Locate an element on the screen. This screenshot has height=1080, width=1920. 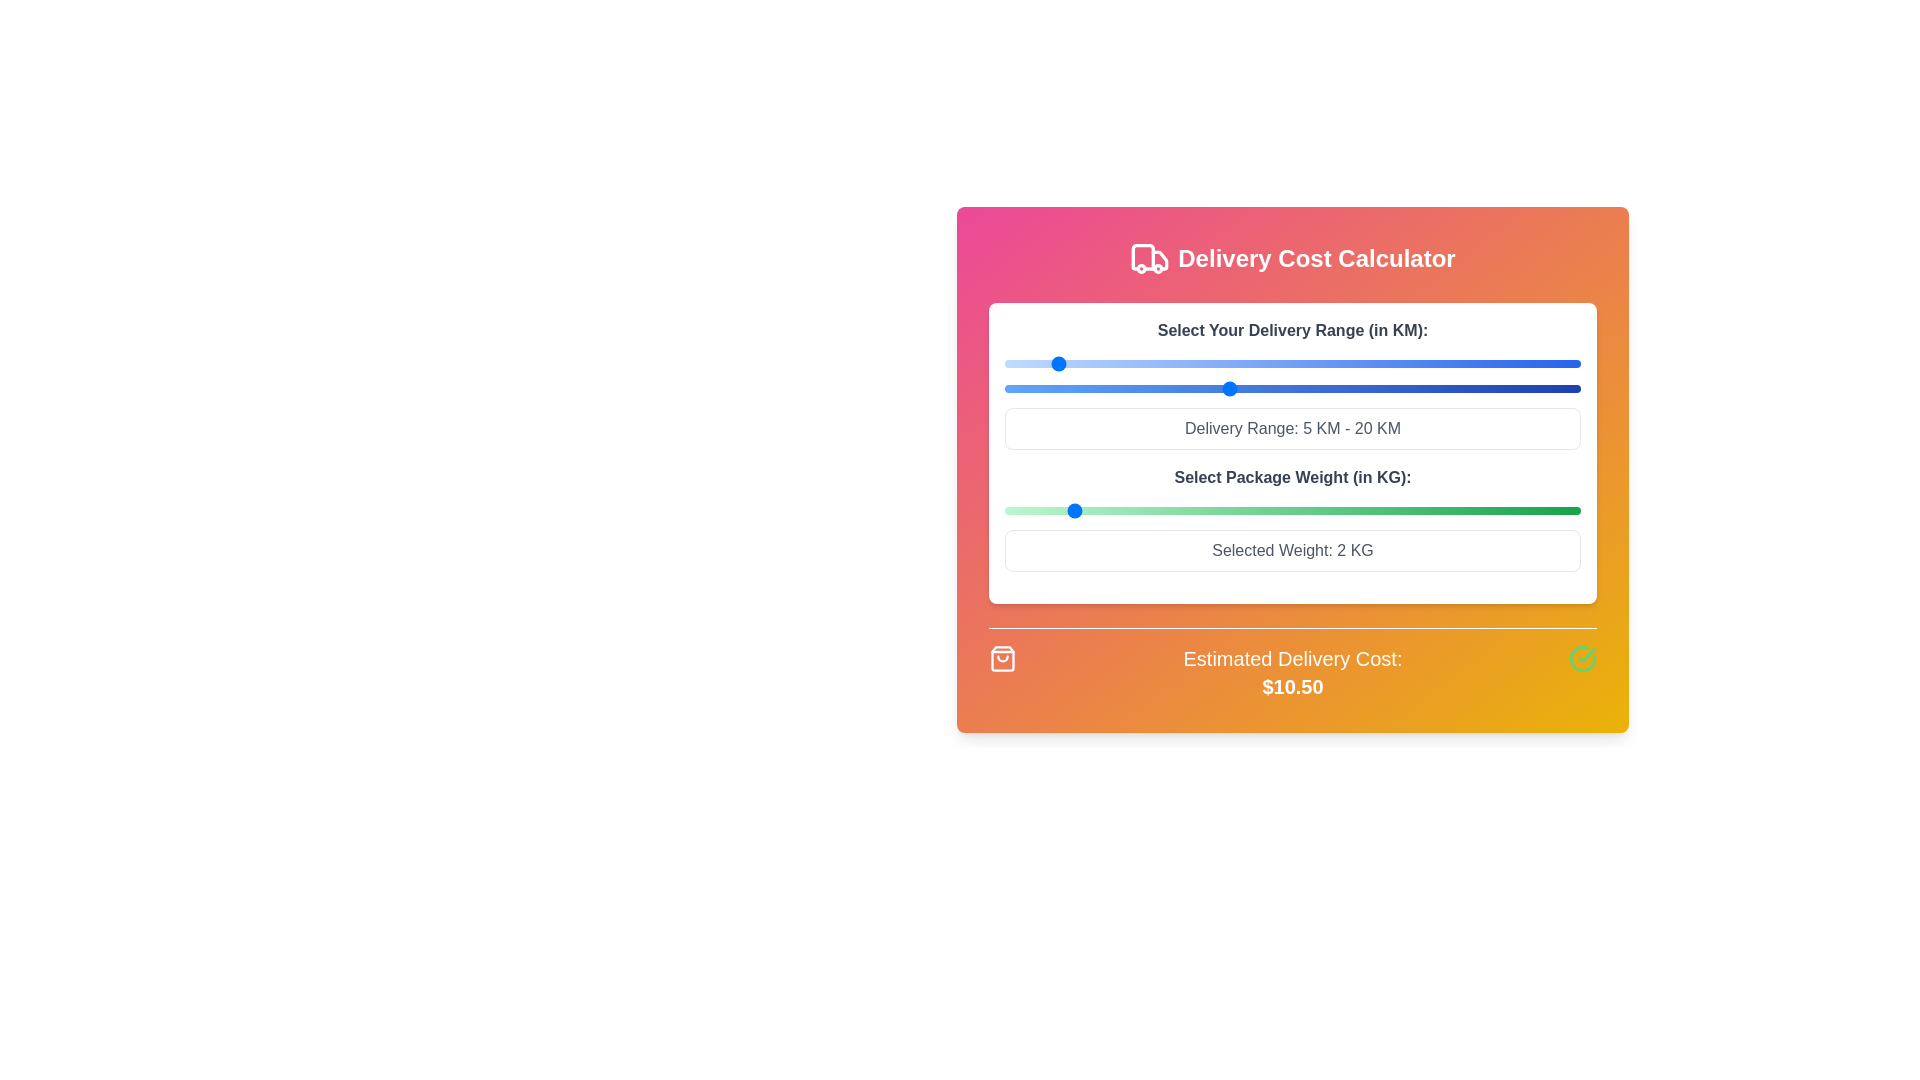
the shopping bag icon located on the left side of the section, adjacent to the text 'Estimated Delivery Cost: $10.50' is located at coordinates (1003, 659).